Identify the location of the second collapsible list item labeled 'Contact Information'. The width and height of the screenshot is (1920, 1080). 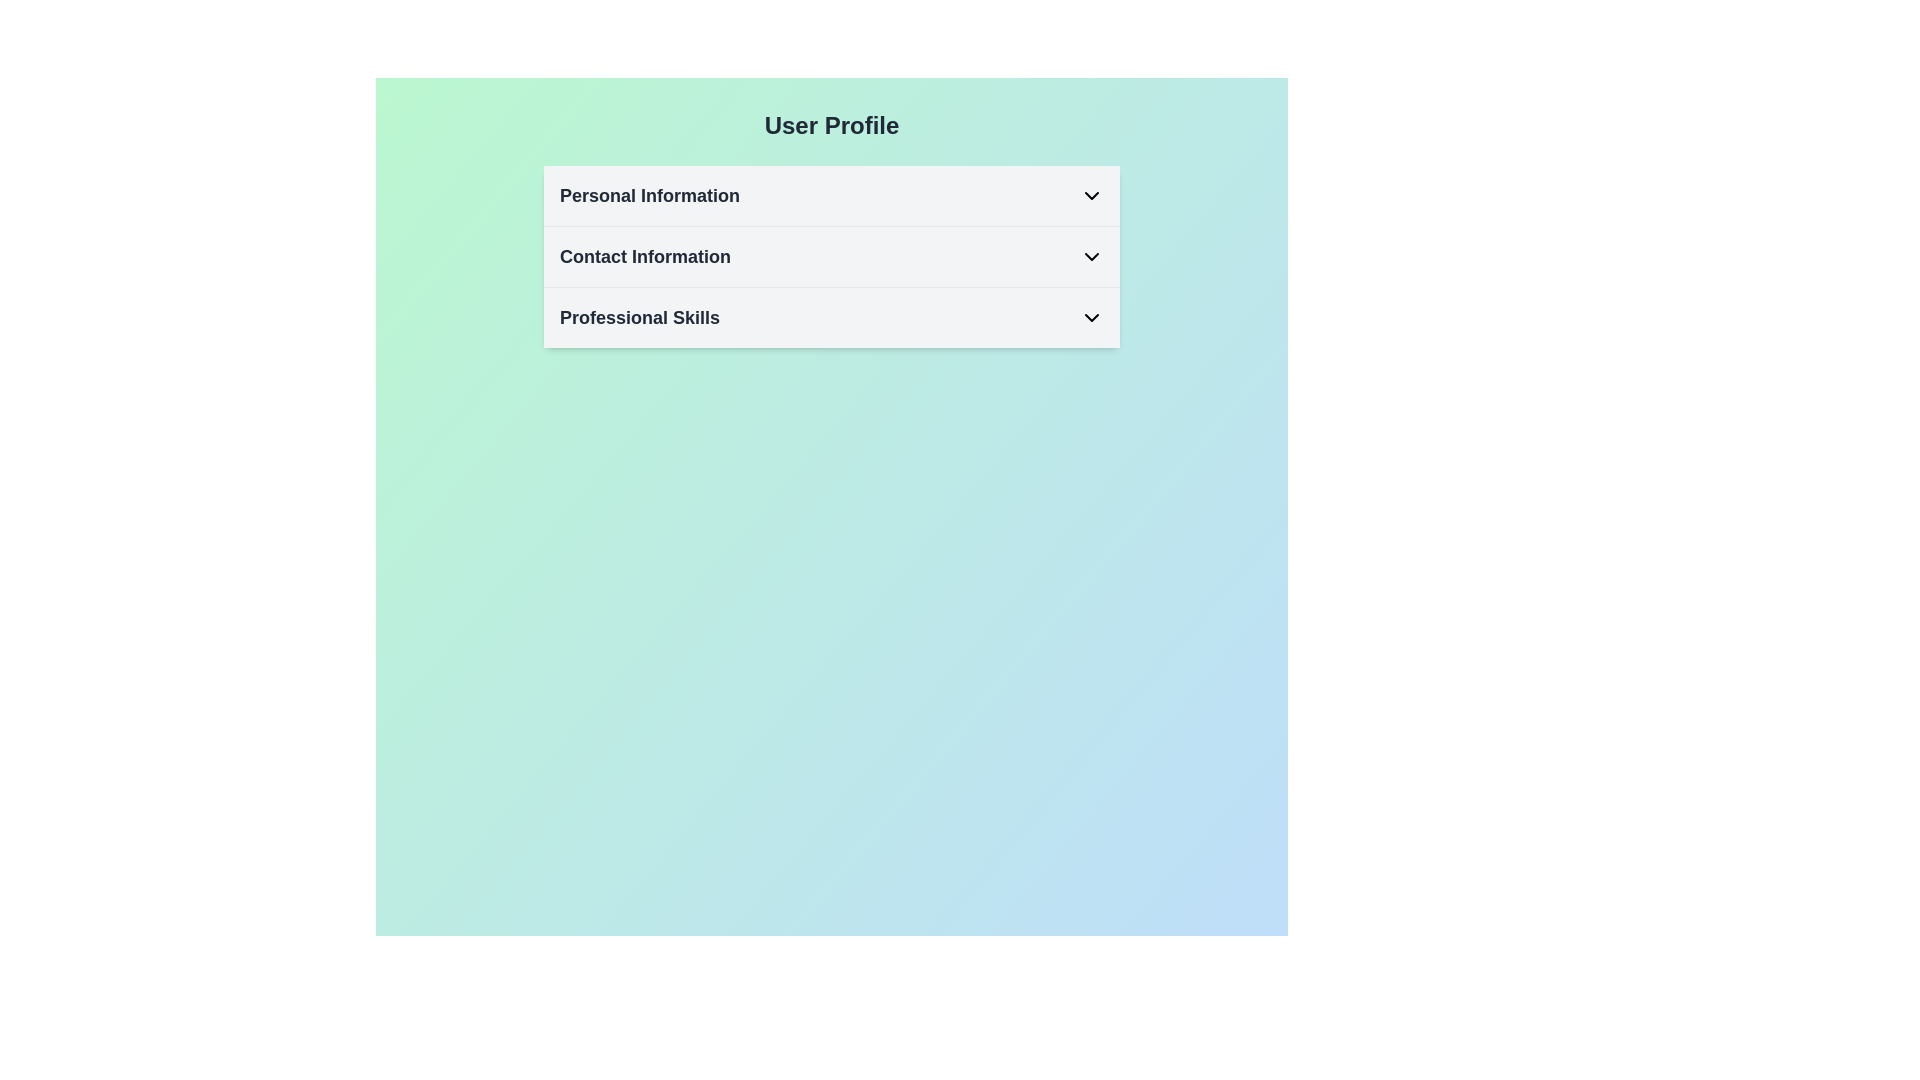
(831, 256).